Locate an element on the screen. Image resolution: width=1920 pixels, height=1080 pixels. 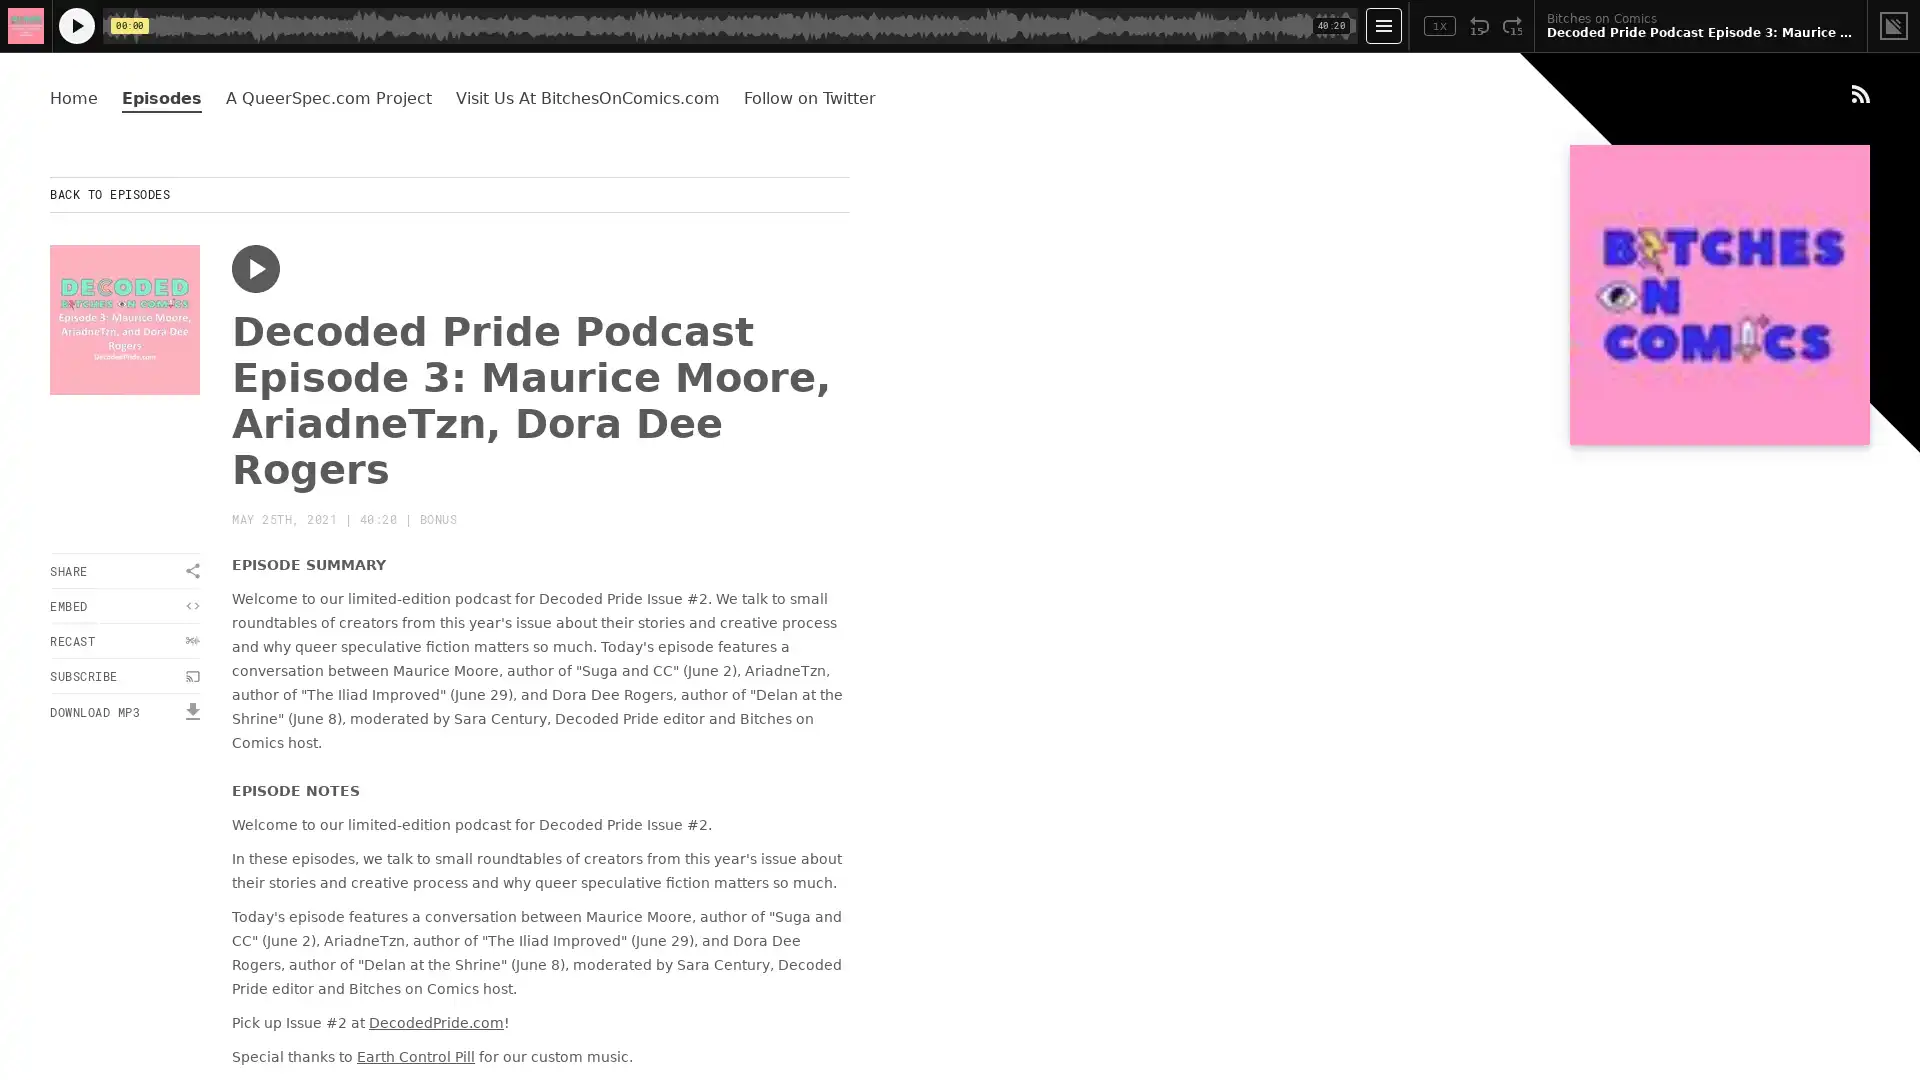
BACK TO EPISODES is located at coordinates (449, 195).